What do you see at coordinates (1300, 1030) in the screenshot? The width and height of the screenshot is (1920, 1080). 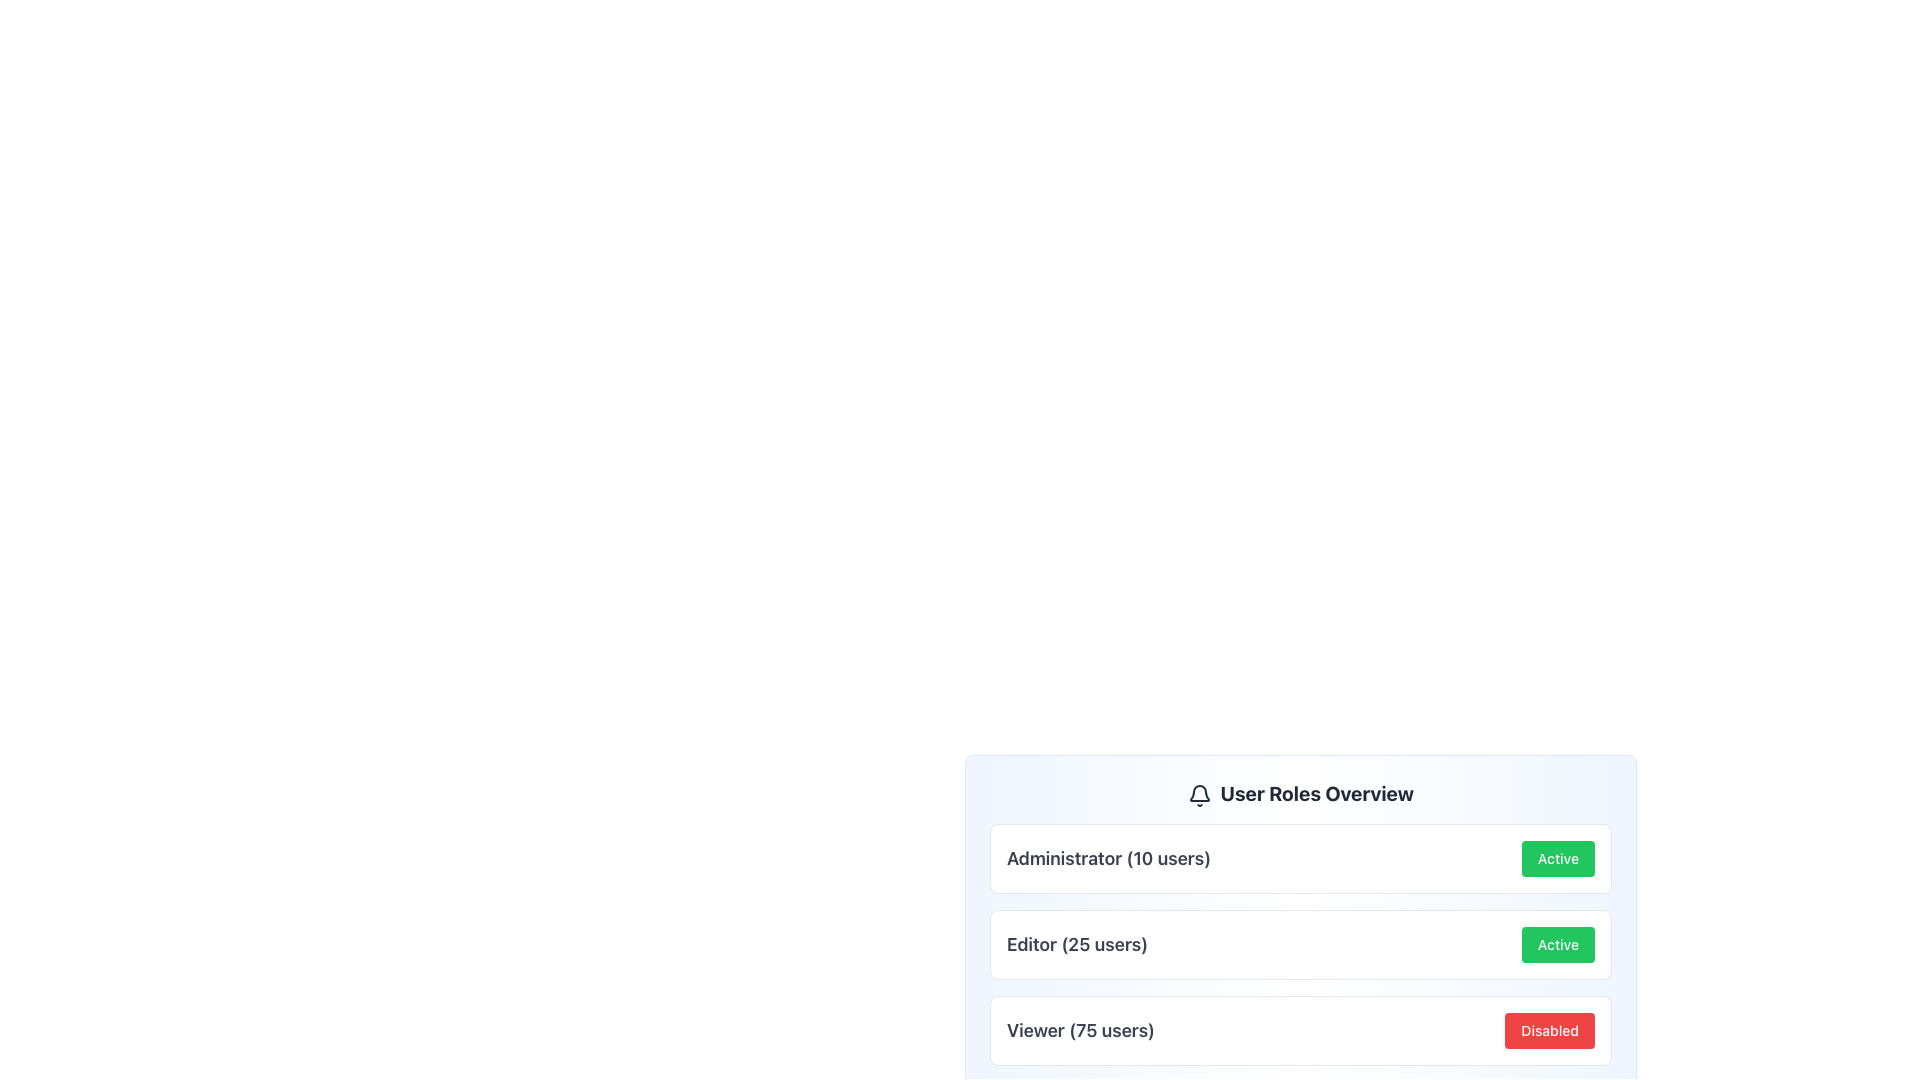 I see `the informational component labeled 'Viewer (75 users)' with a red button labeled 'Disabled', which is the last element in a vertically stacked layout` at bounding box center [1300, 1030].